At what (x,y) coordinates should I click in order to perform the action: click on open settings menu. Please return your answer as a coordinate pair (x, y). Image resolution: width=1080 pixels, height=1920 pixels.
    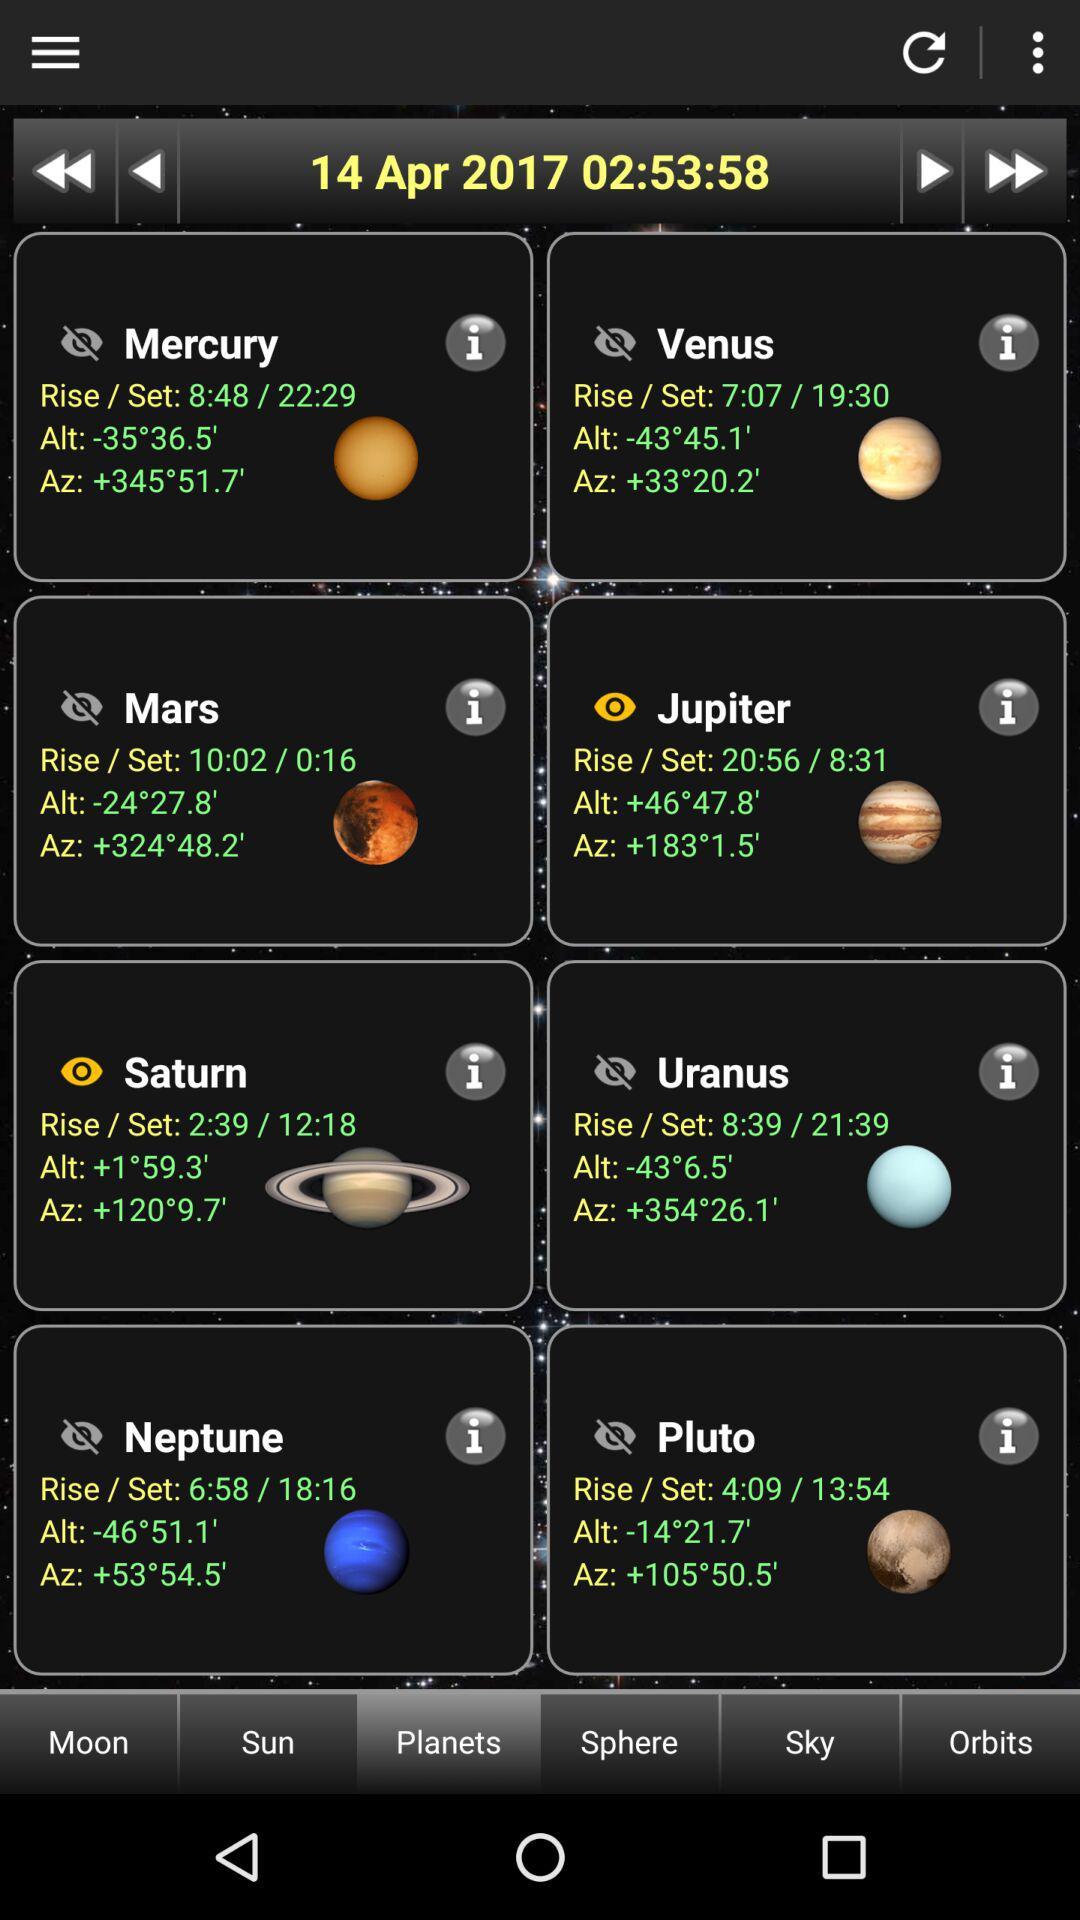
    Looking at the image, I should click on (1036, 52).